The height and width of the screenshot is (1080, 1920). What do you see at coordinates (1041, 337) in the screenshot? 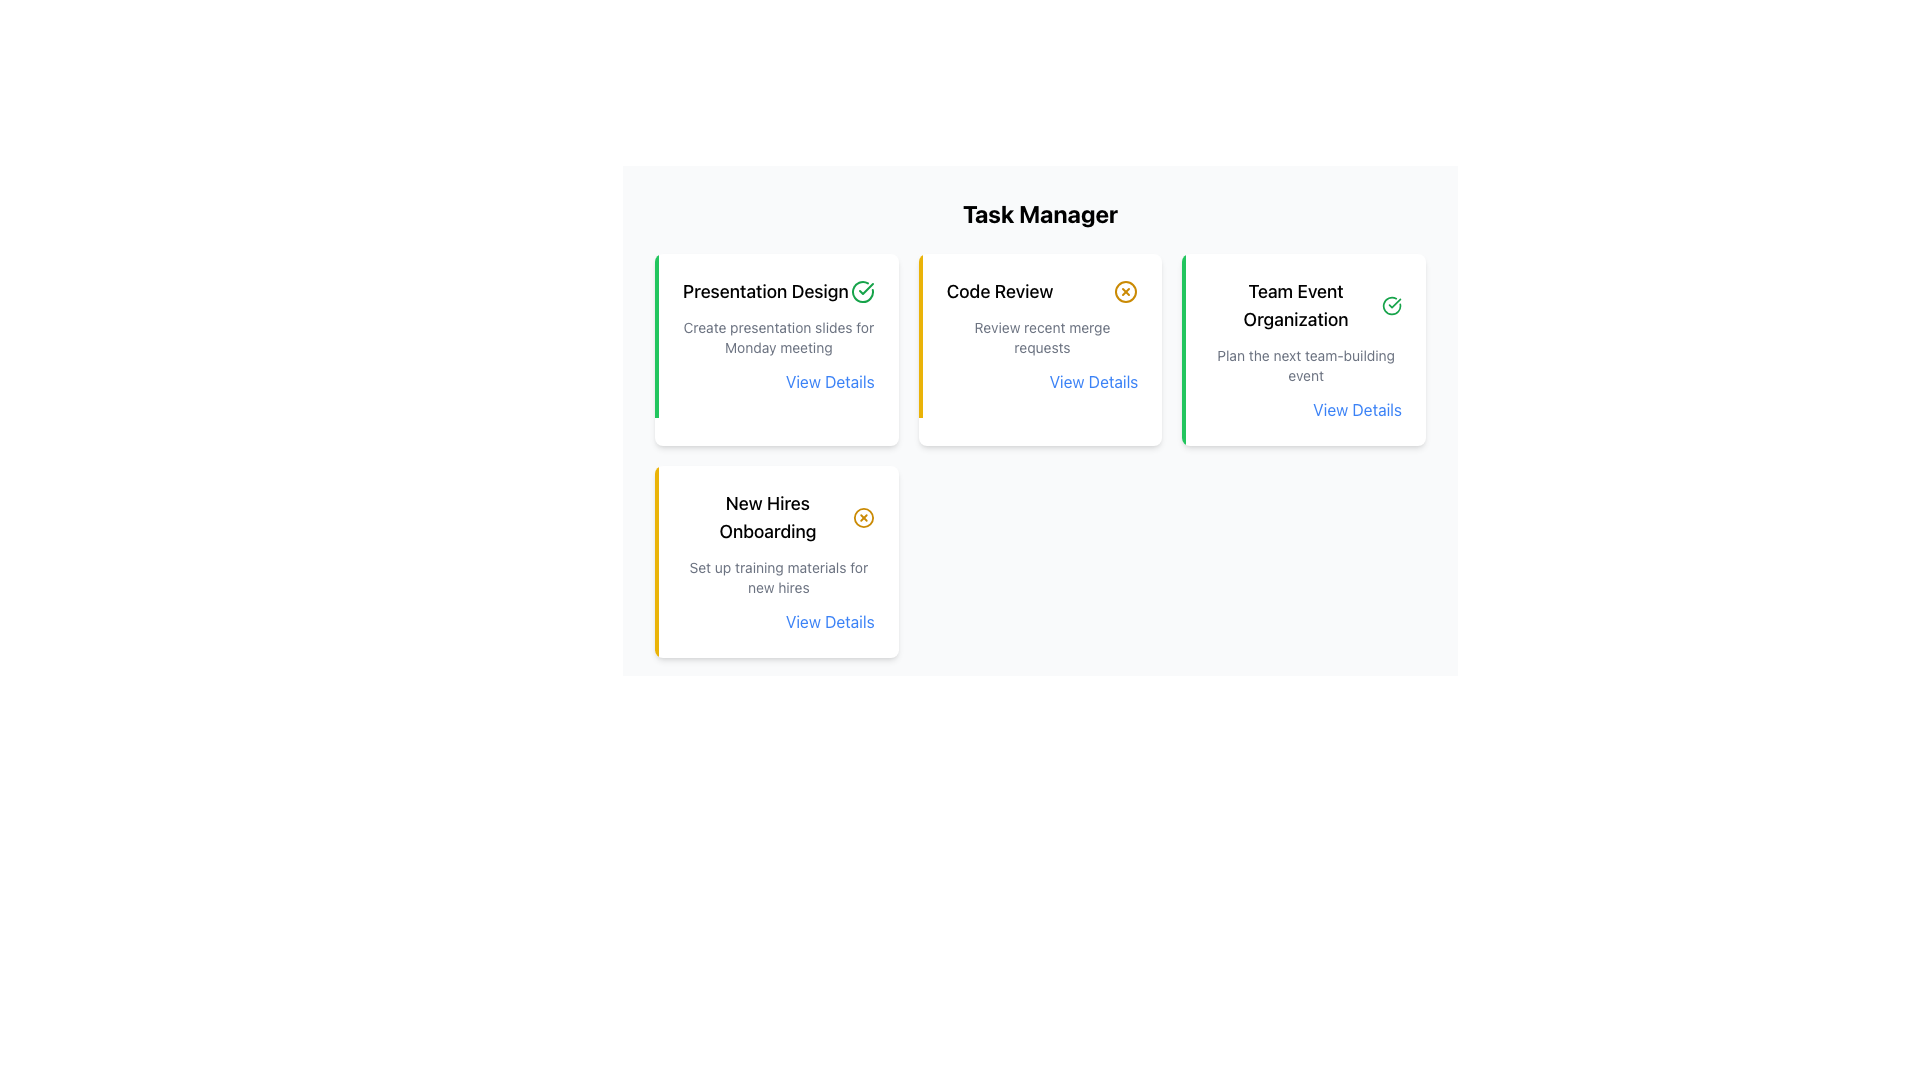
I see `text displayed in the Text Label that says 'Review recent merge requests', which is located beneath the 'Code Review' heading in the task card` at bounding box center [1041, 337].